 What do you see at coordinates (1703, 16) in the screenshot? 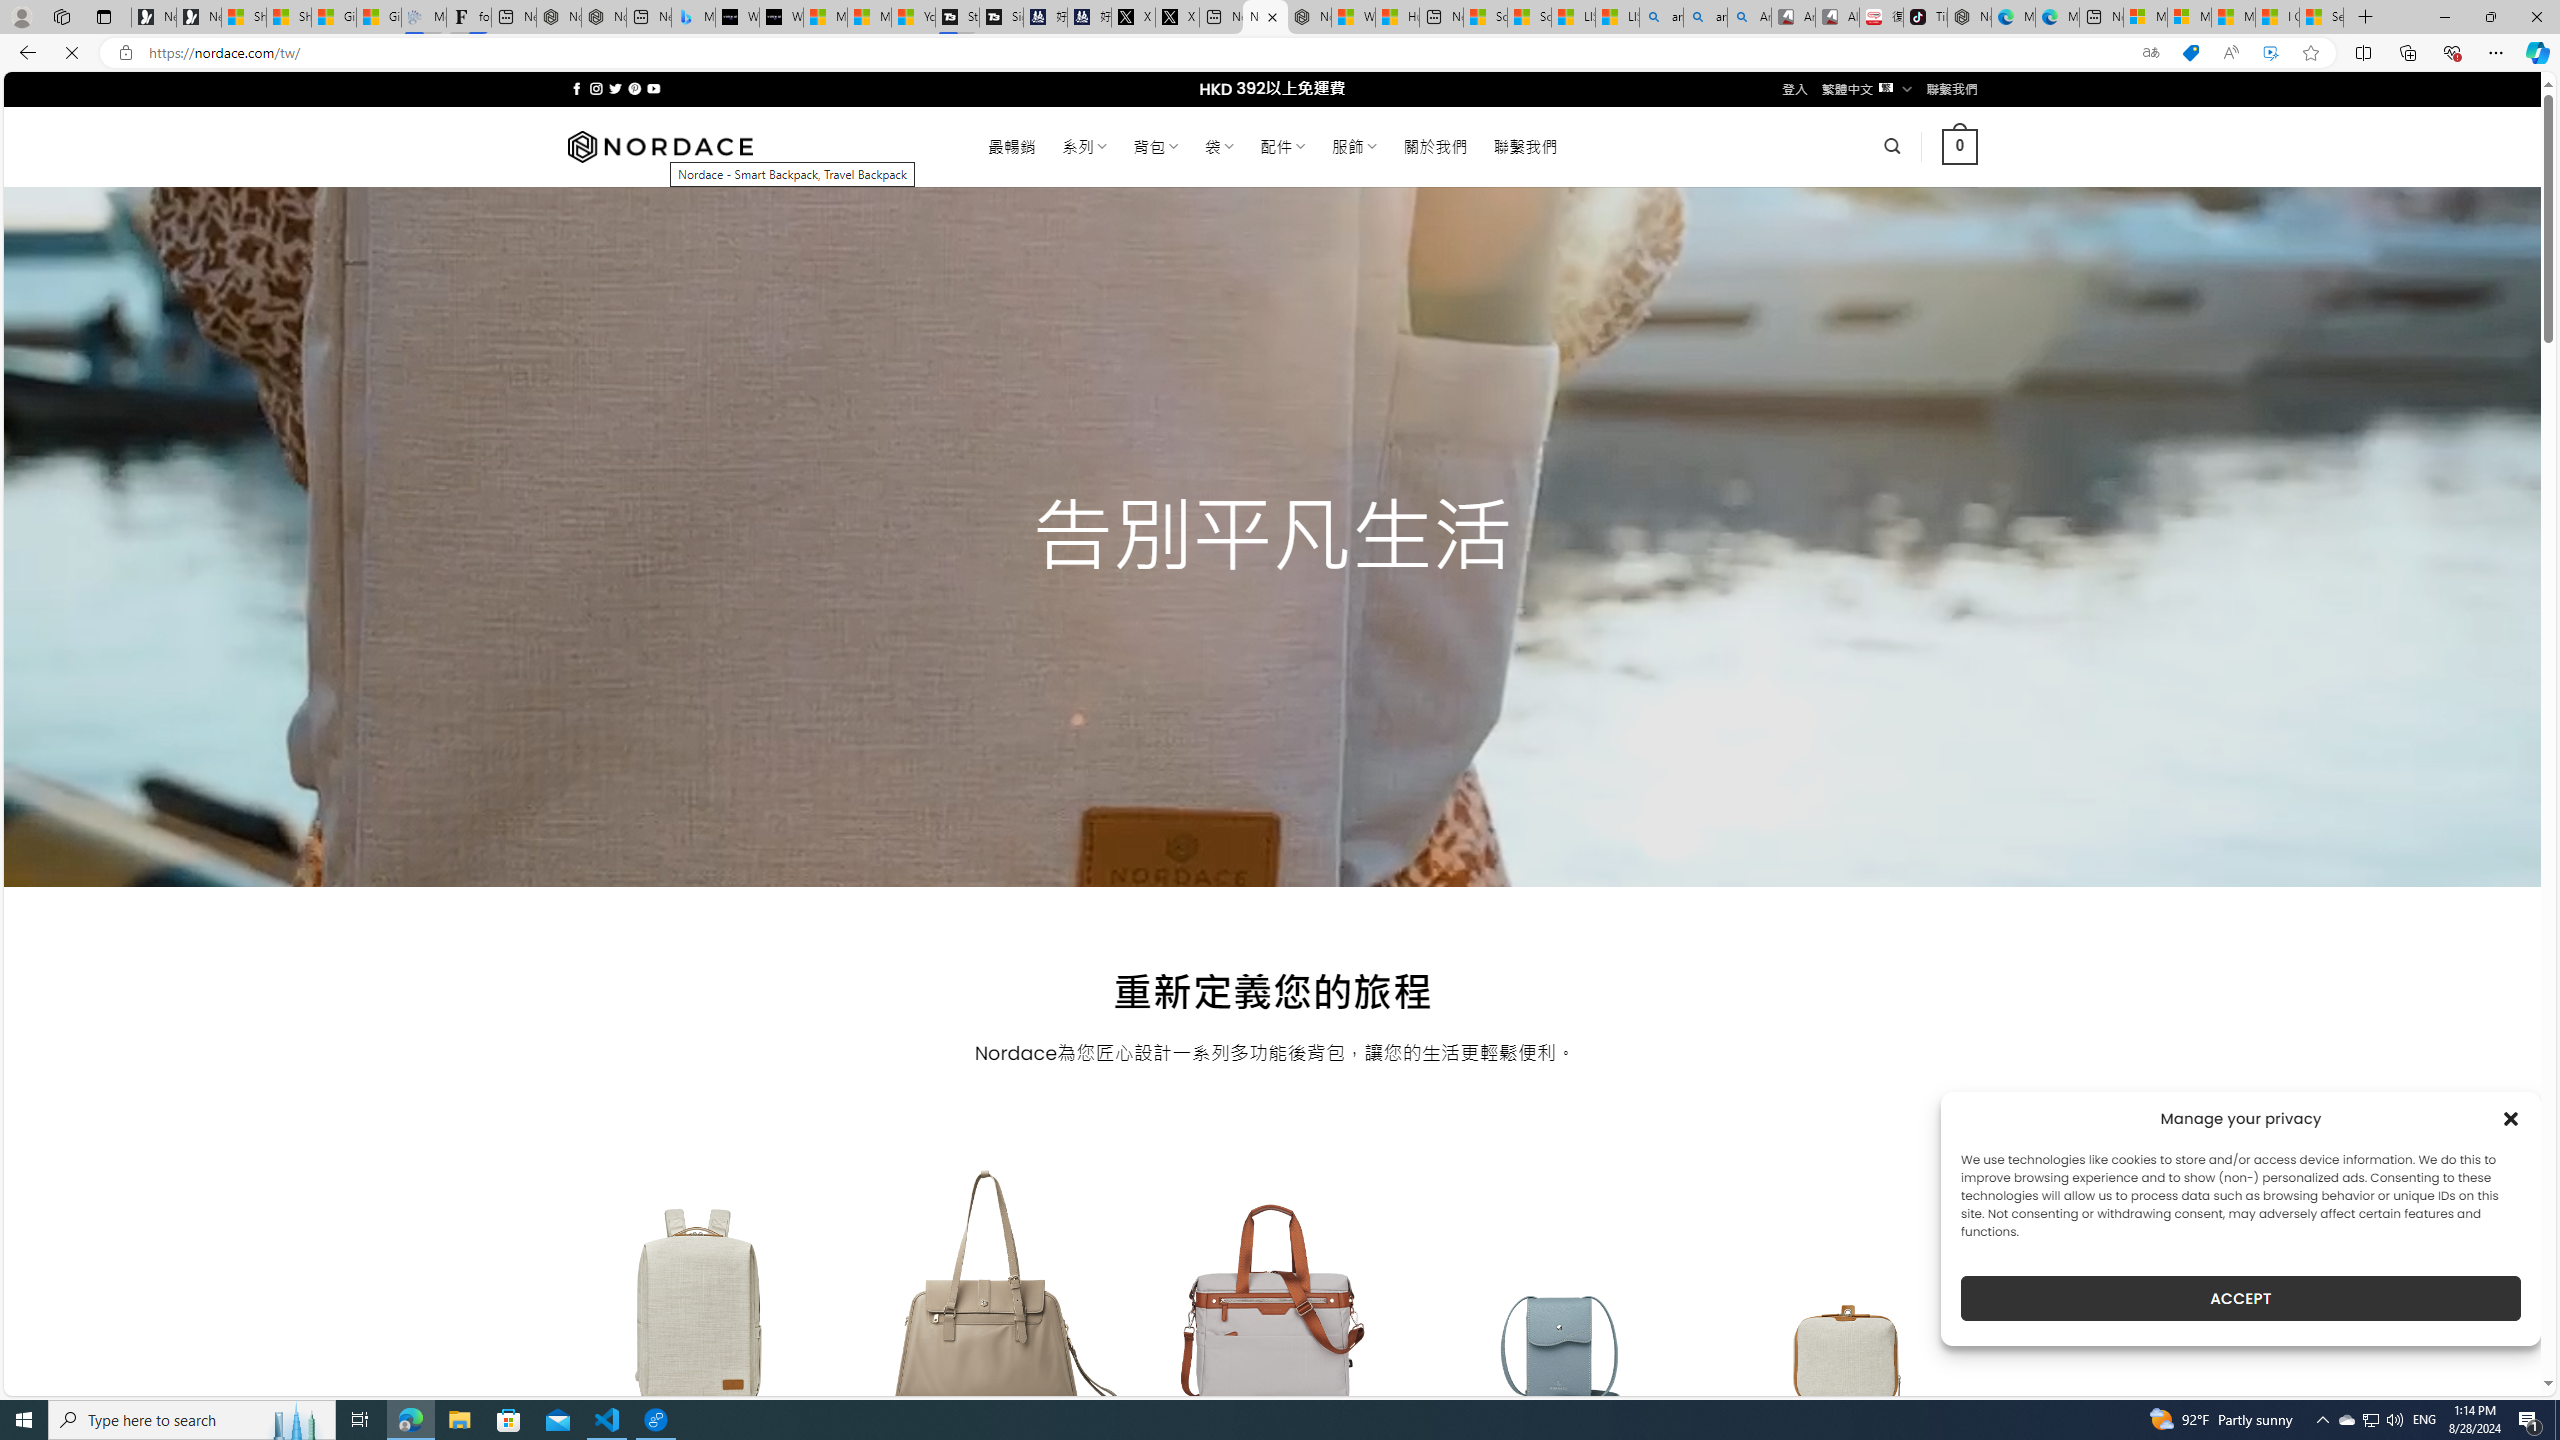
I see `'amazon - Search Images'` at bounding box center [1703, 16].